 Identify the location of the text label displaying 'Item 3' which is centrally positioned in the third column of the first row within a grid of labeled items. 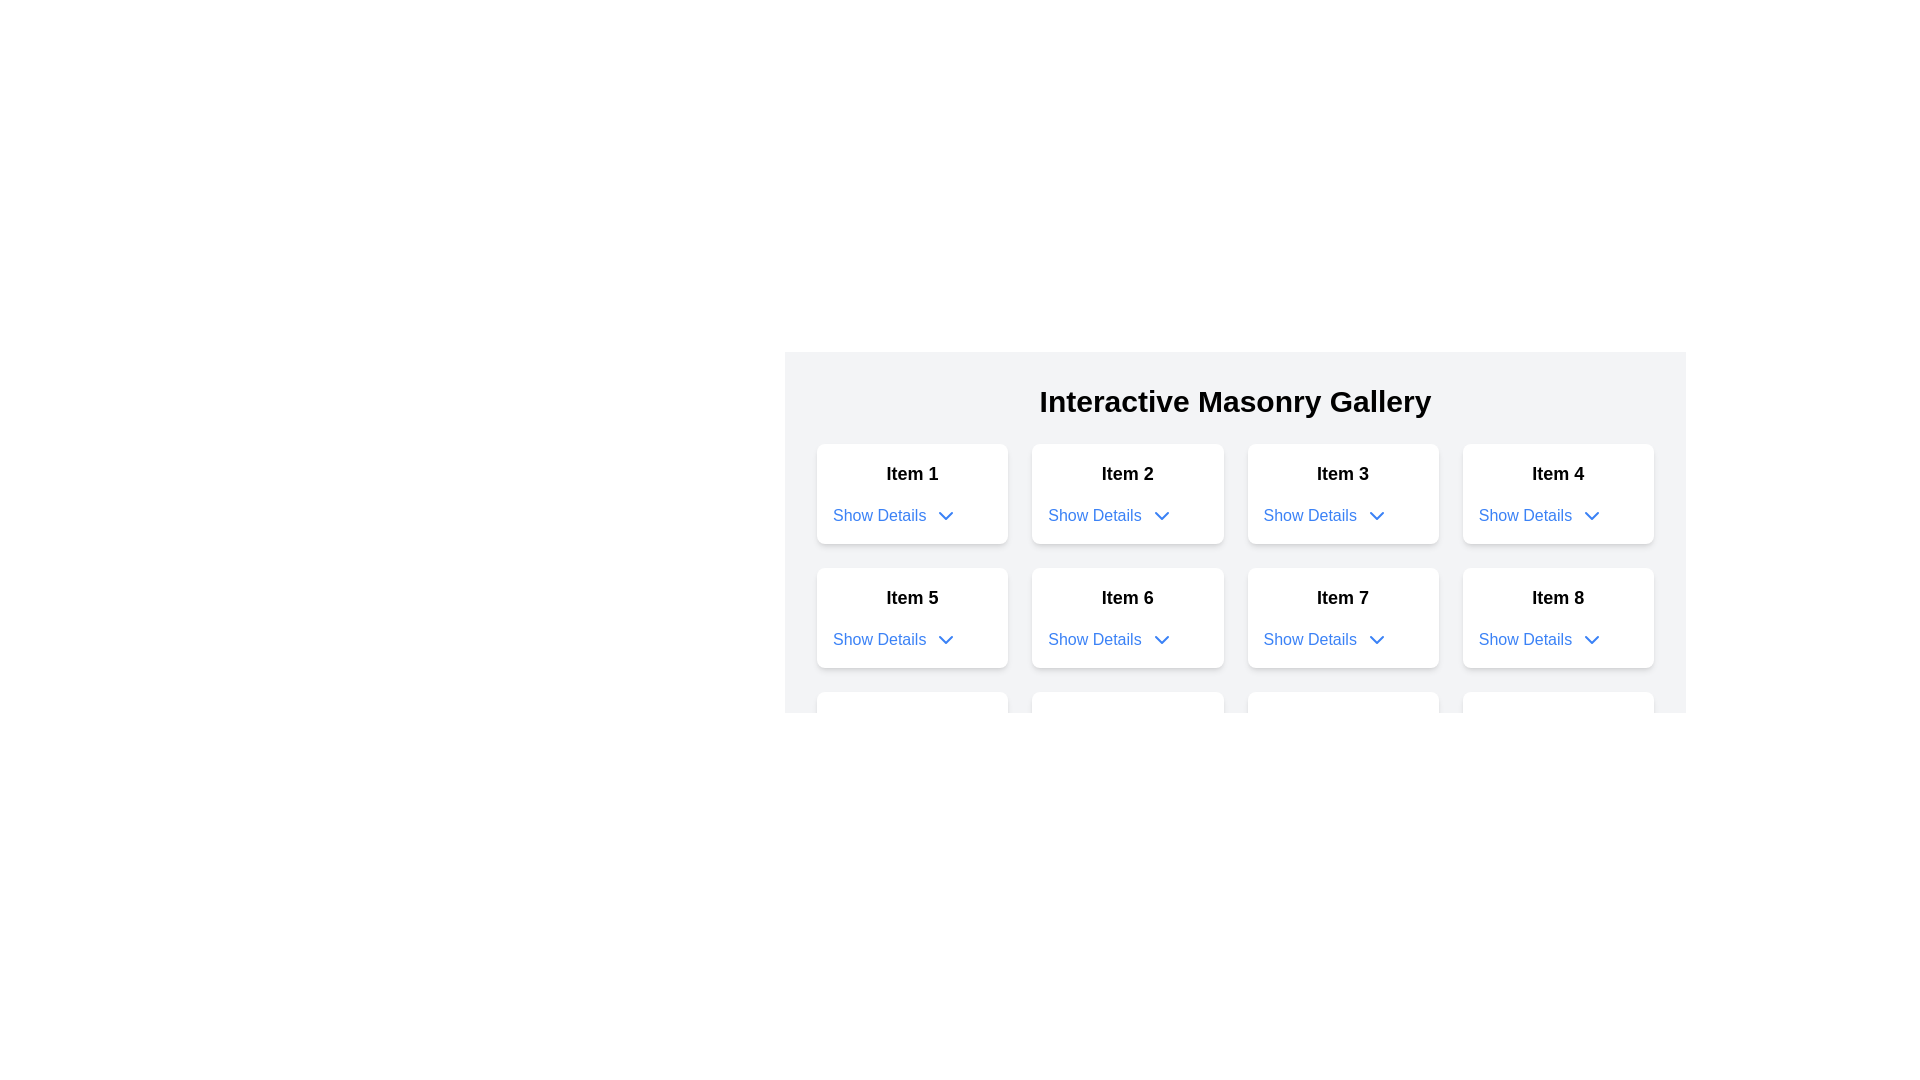
(1343, 474).